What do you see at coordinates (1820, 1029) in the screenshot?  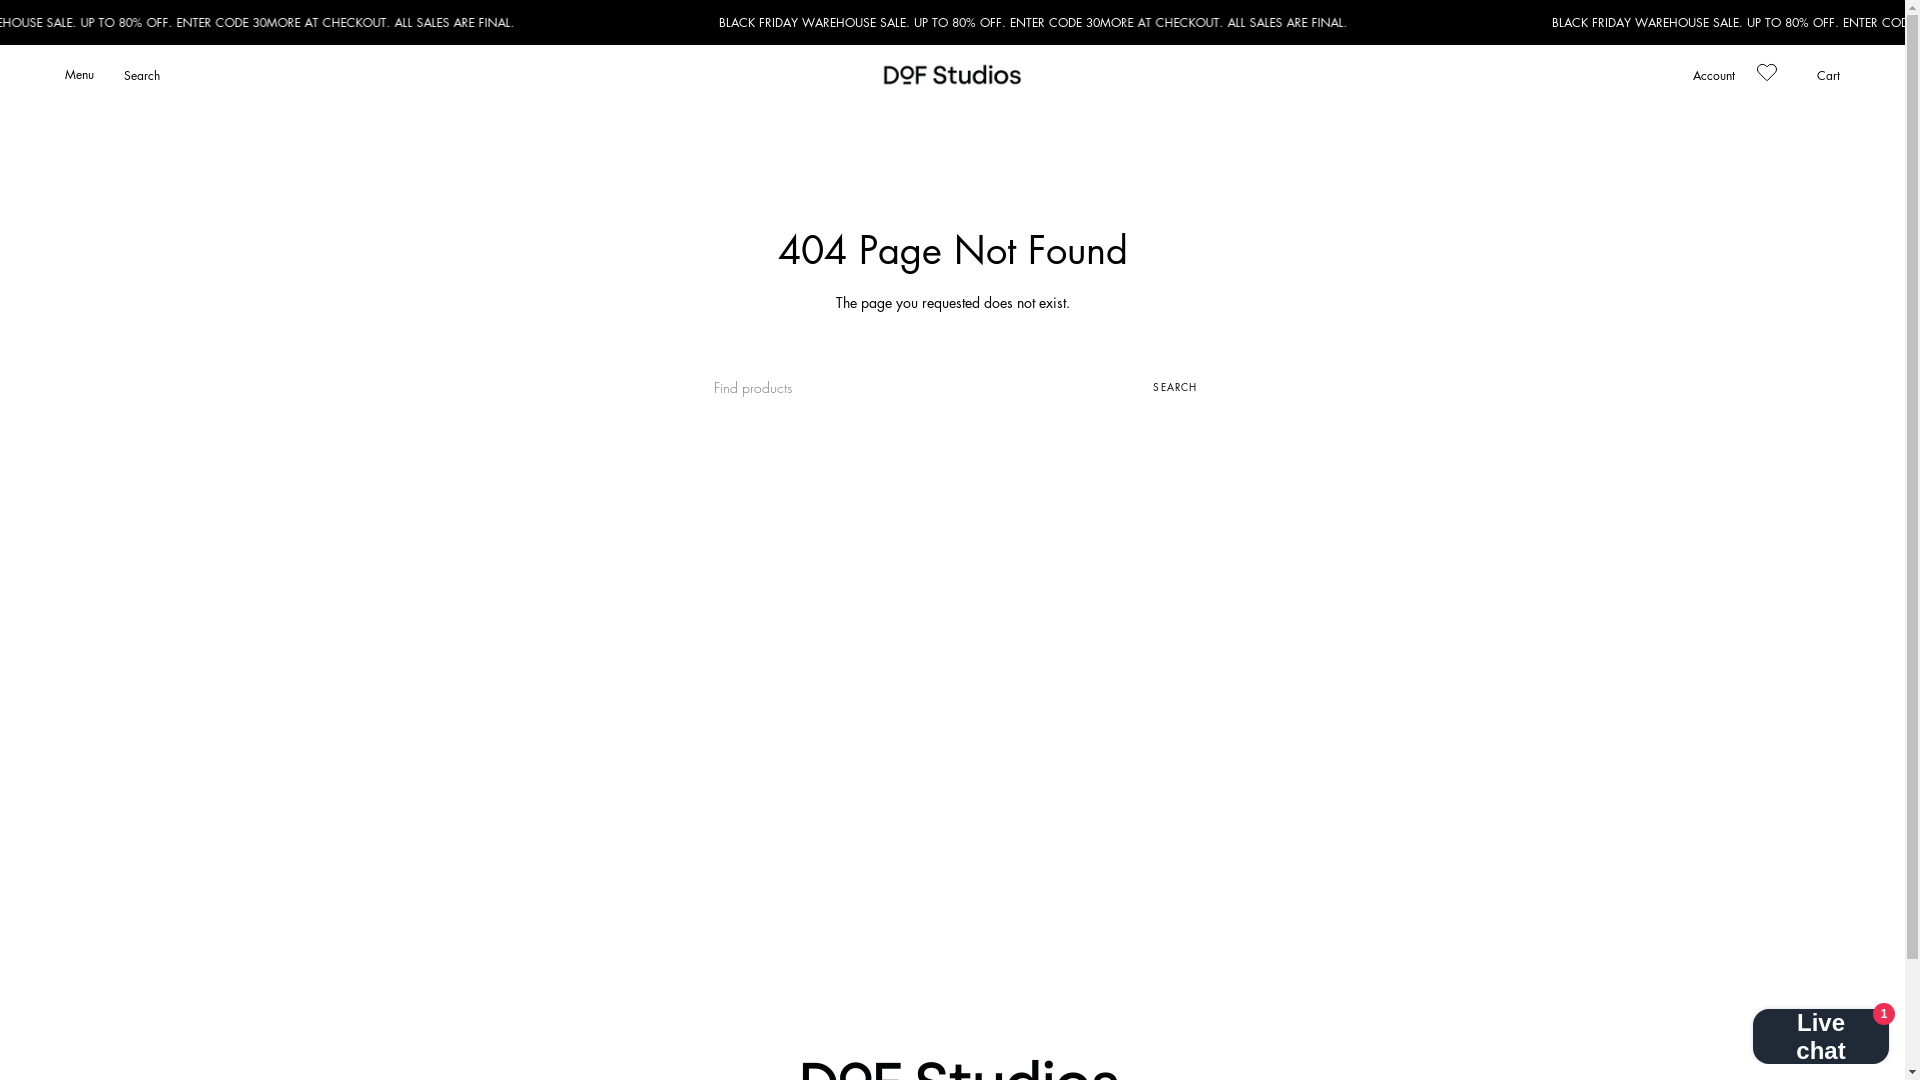 I see `'Shopify online store chat'` at bounding box center [1820, 1029].